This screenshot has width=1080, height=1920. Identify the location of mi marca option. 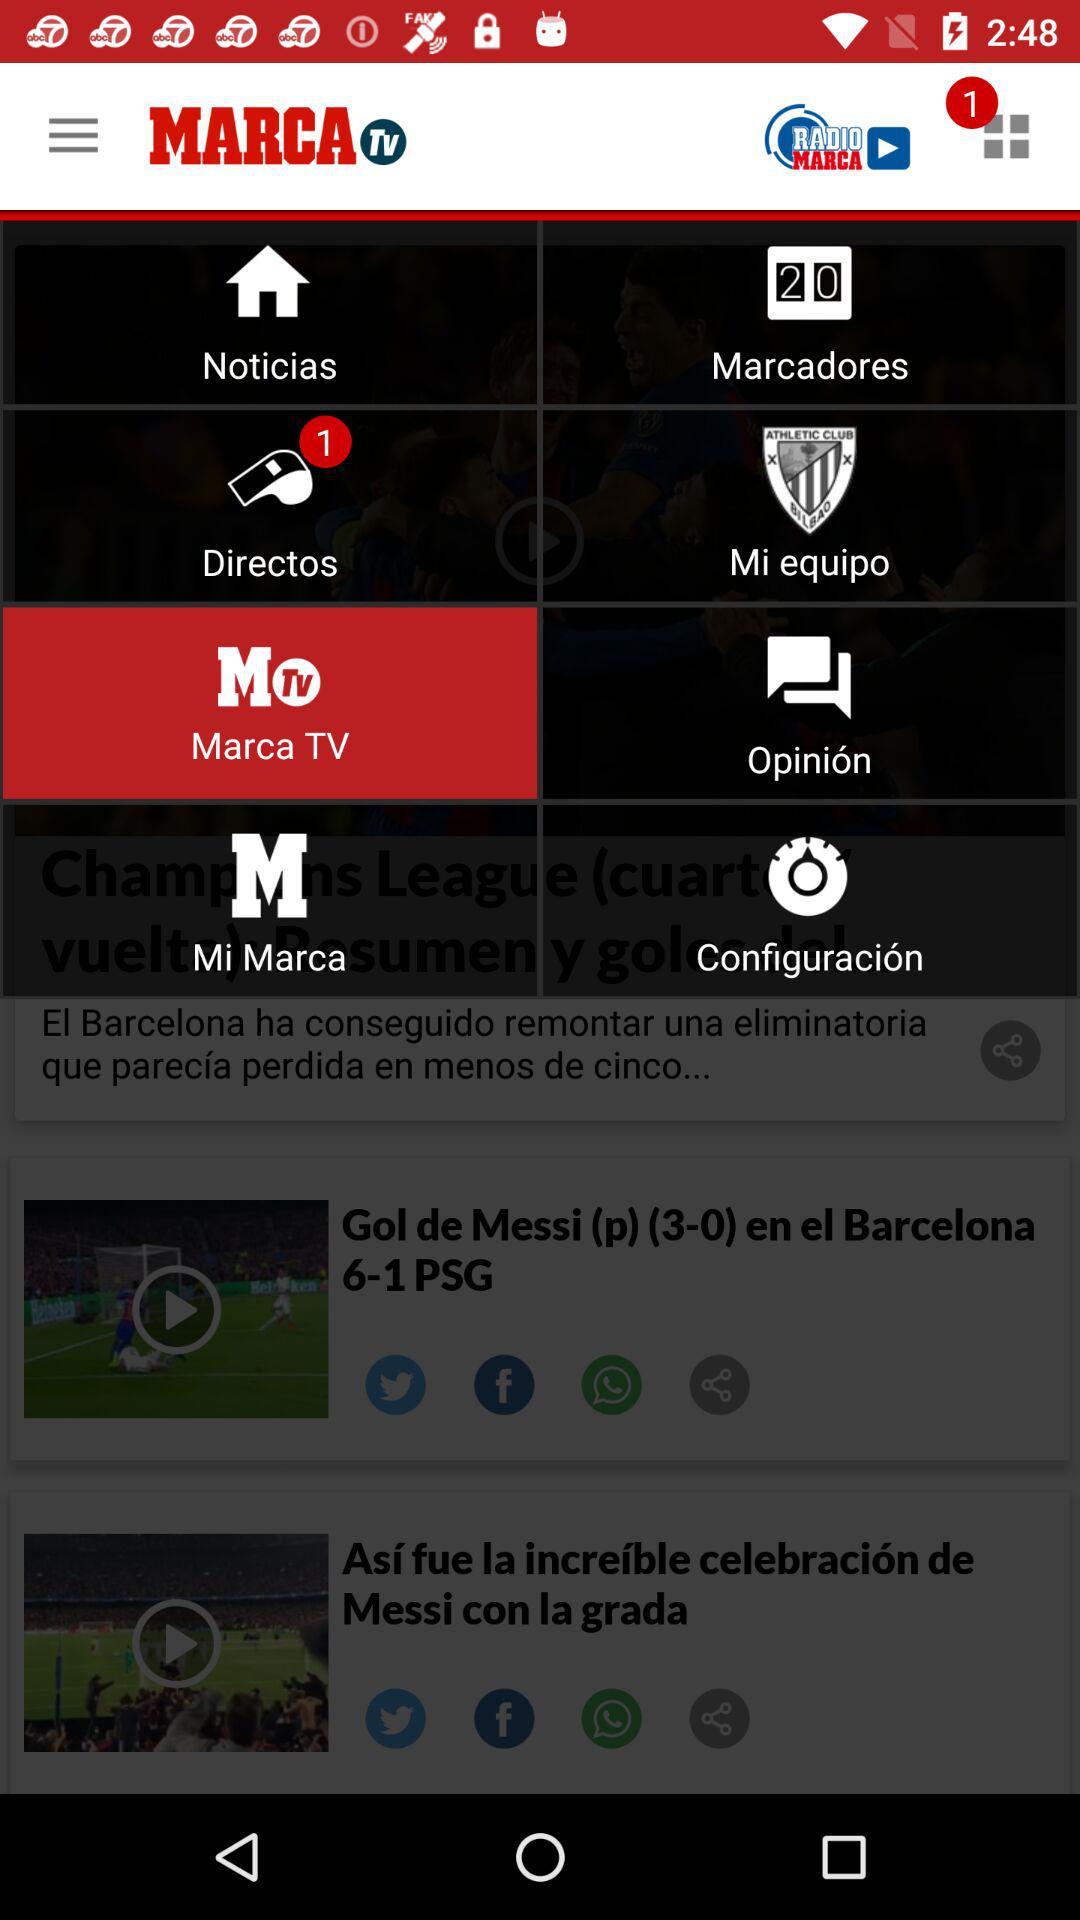
(270, 899).